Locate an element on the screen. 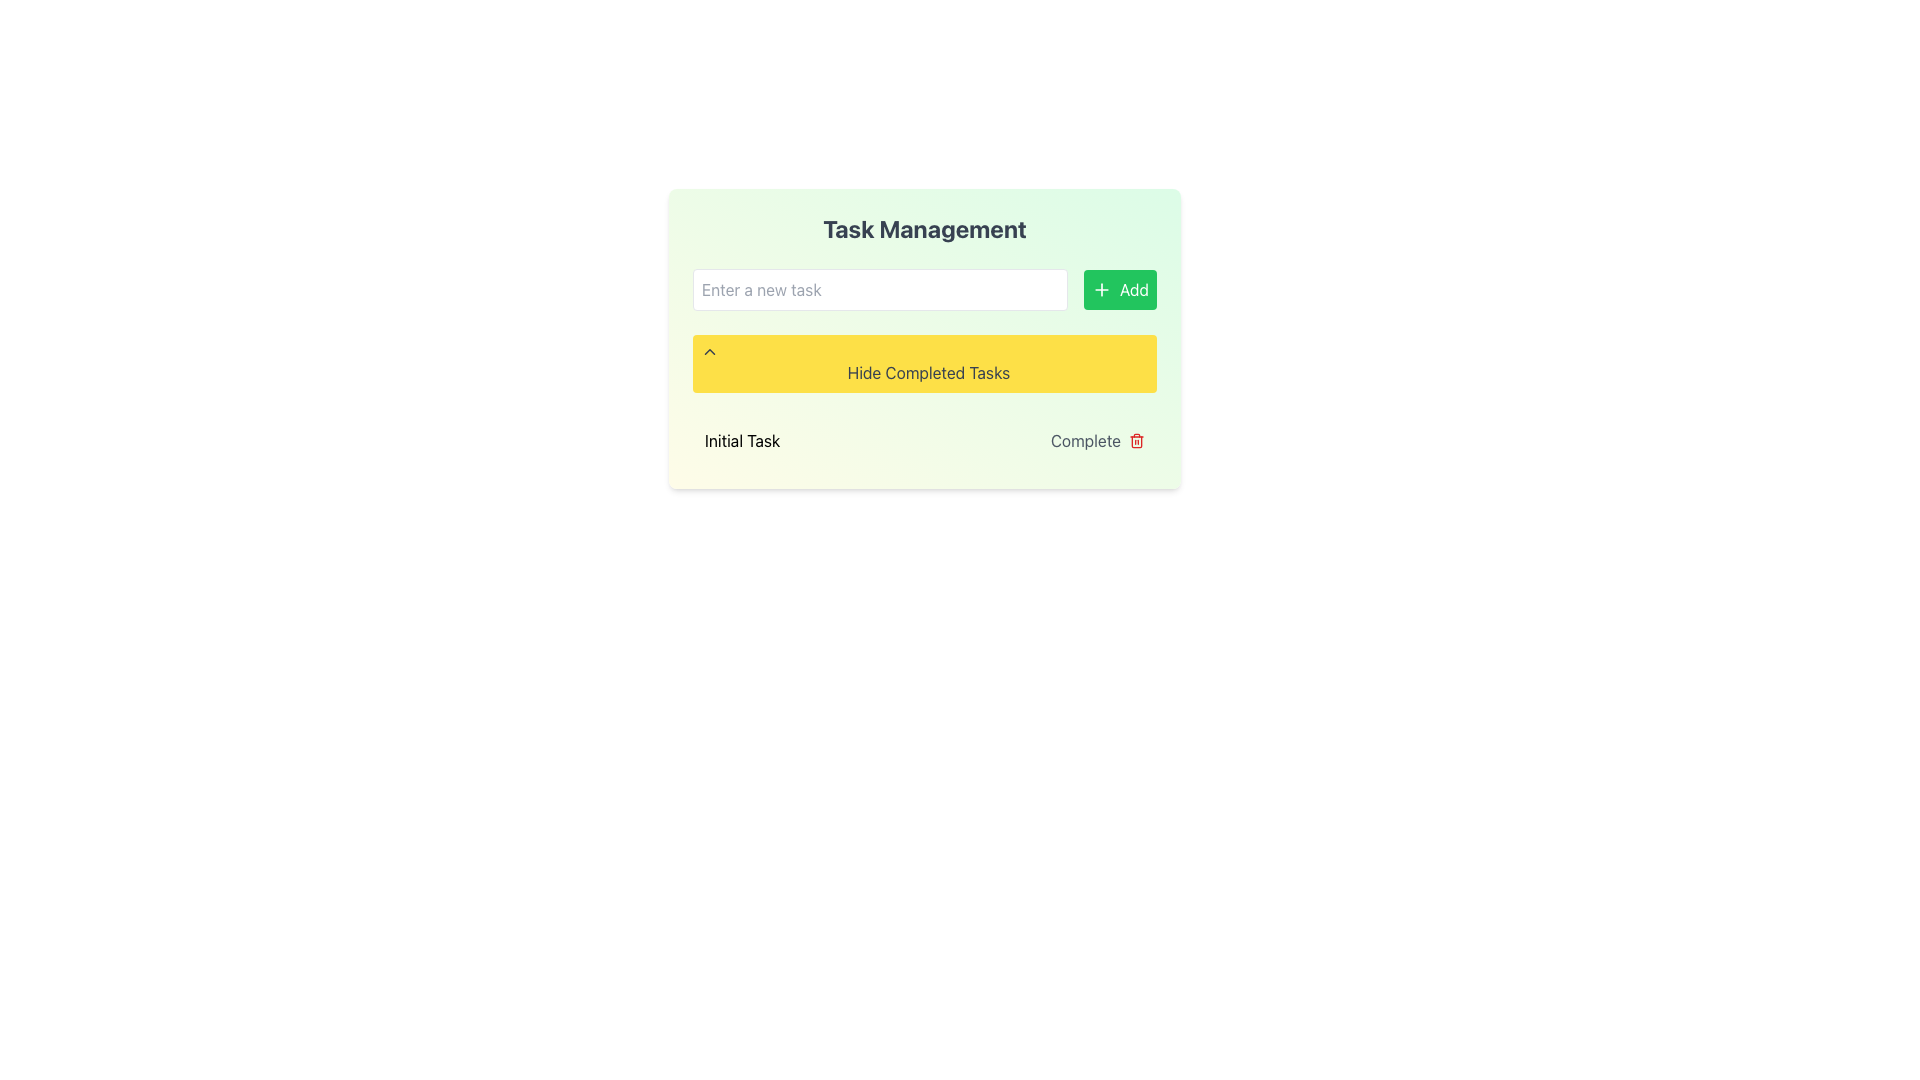 This screenshot has height=1080, width=1920. the 'Hide Completed Tasks' button, which is a rectangular button with a yellow background and rounded corners, displaying gray text and an upward-pointing chevron icon is located at coordinates (924, 363).